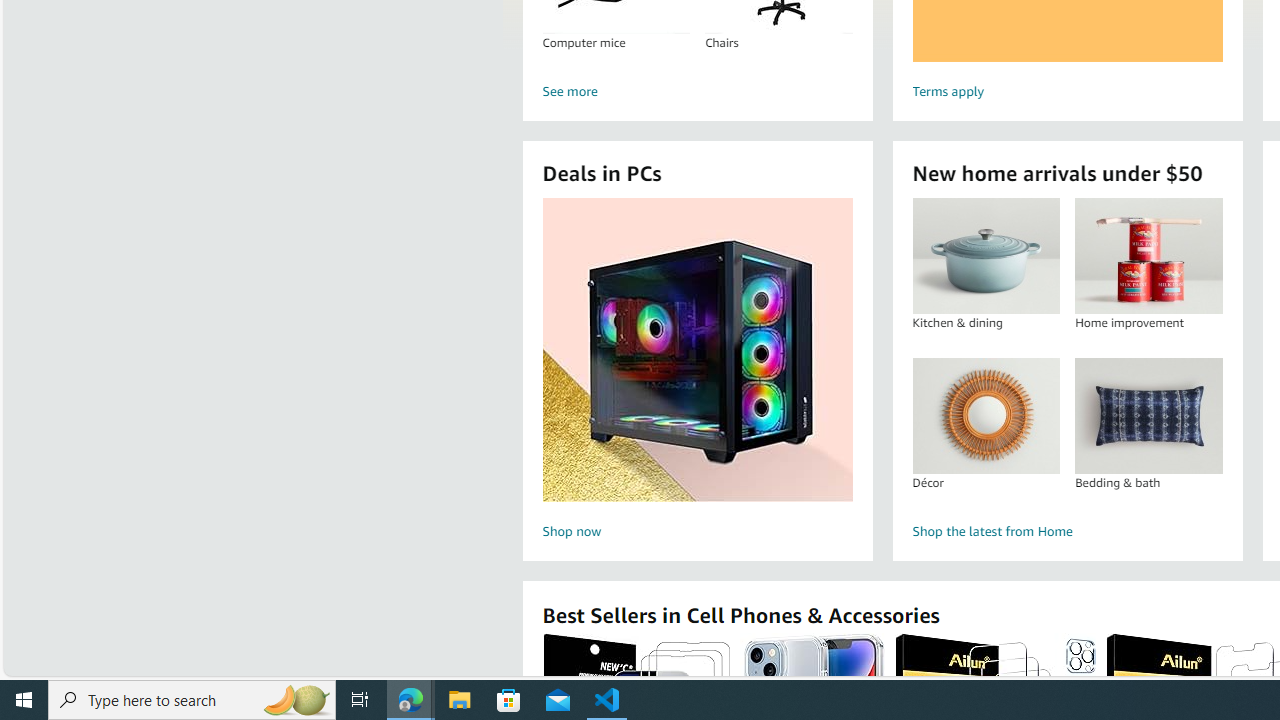 This screenshot has width=1280, height=720. Describe the element at coordinates (697, 371) in the screenshot. I see `'Deals in PCs Shop now'` at that location.